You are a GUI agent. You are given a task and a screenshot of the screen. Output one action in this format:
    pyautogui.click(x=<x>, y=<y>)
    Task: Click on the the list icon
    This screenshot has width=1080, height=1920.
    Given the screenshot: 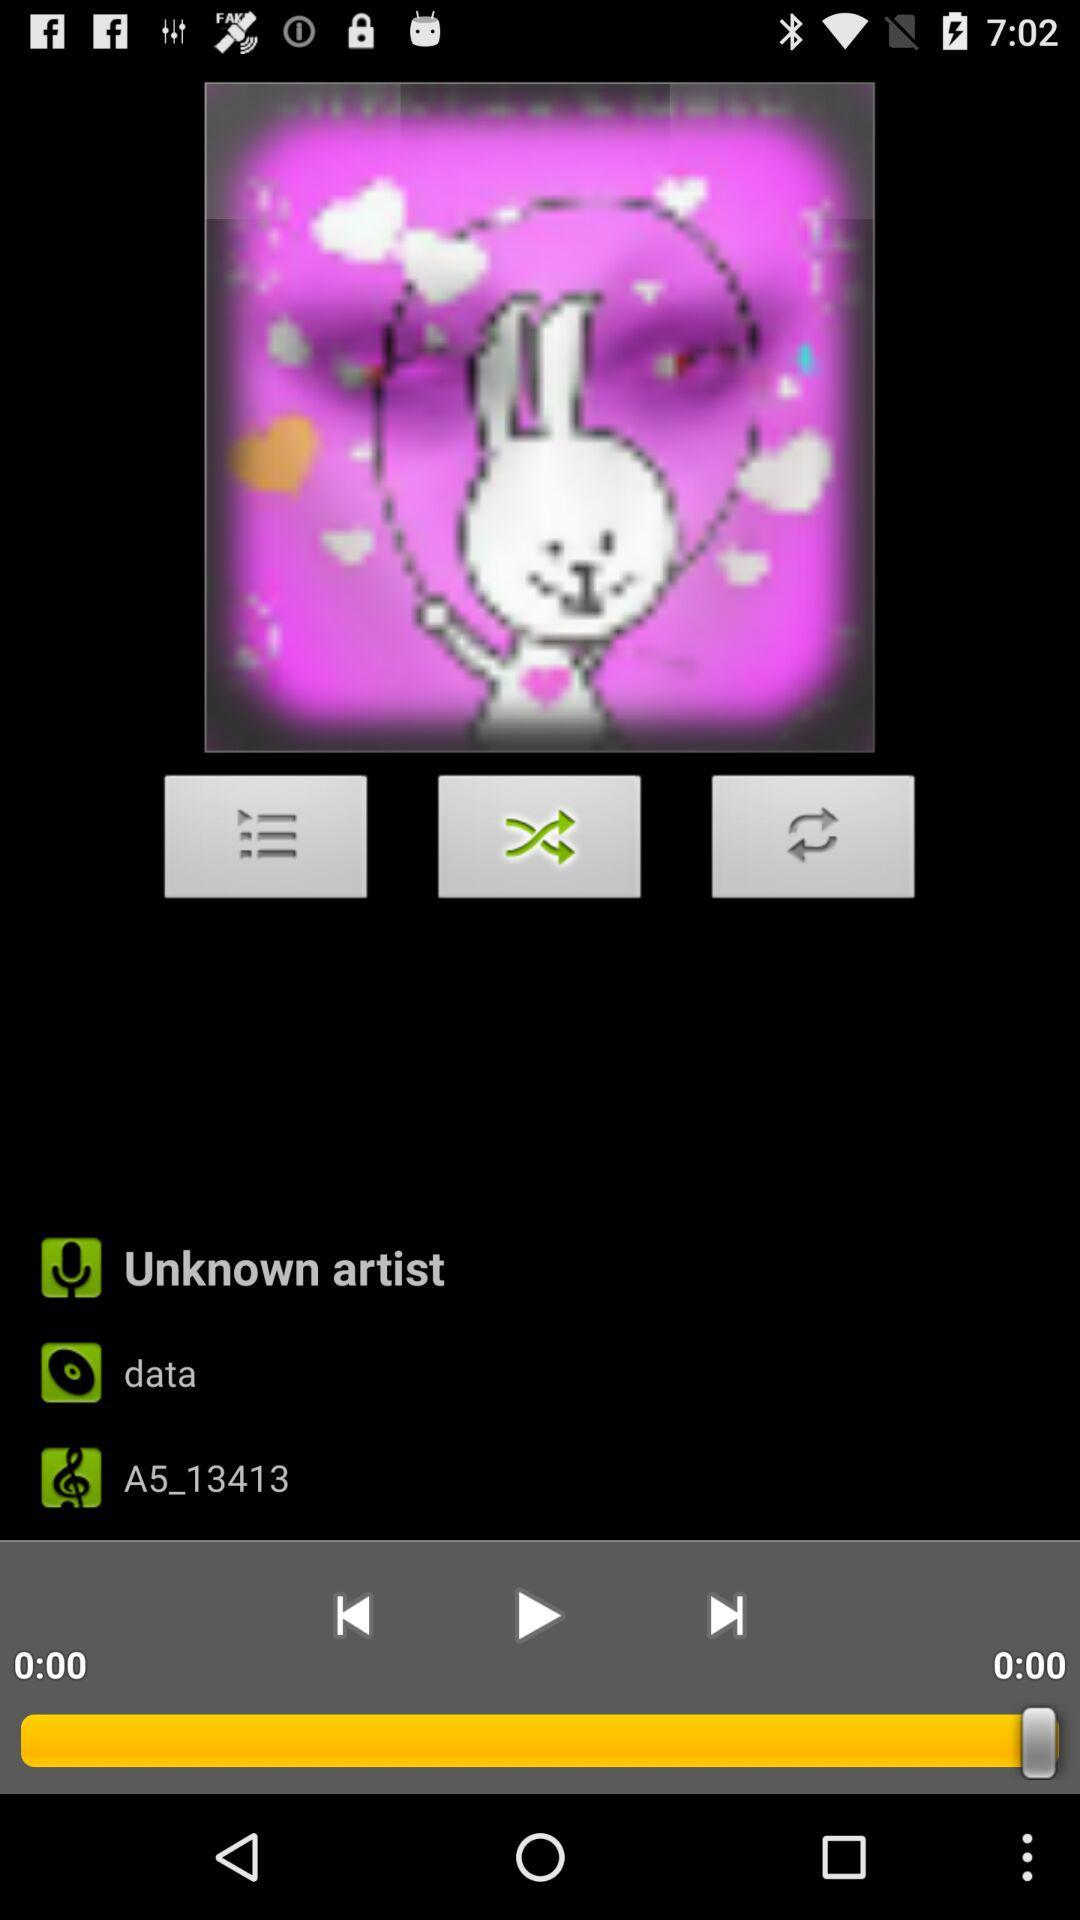 What is the action you would take?
    pyautogui.click(x=265, y=900)
    